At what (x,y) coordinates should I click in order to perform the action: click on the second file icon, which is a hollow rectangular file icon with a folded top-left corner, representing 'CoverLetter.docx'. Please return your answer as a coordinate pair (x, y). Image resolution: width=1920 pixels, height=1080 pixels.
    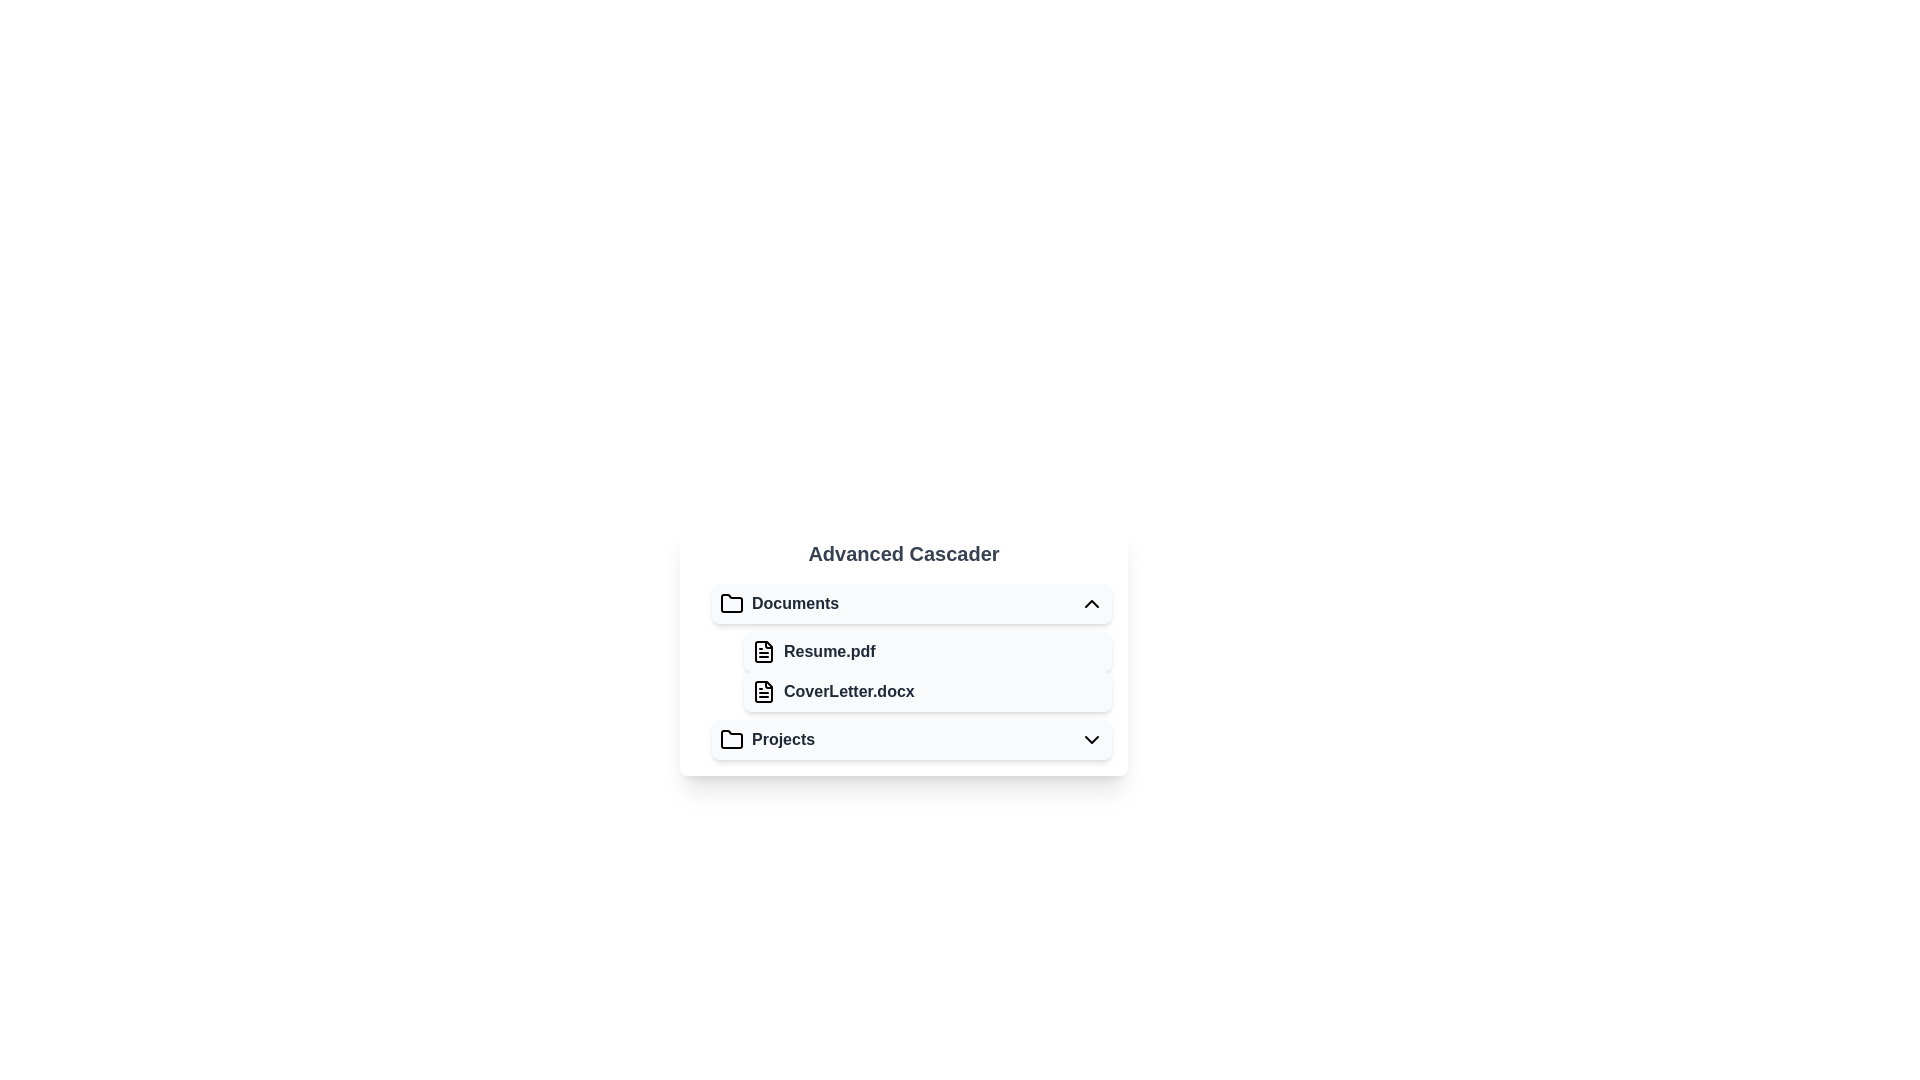
    Looking at the image, I should click on (762, 690).